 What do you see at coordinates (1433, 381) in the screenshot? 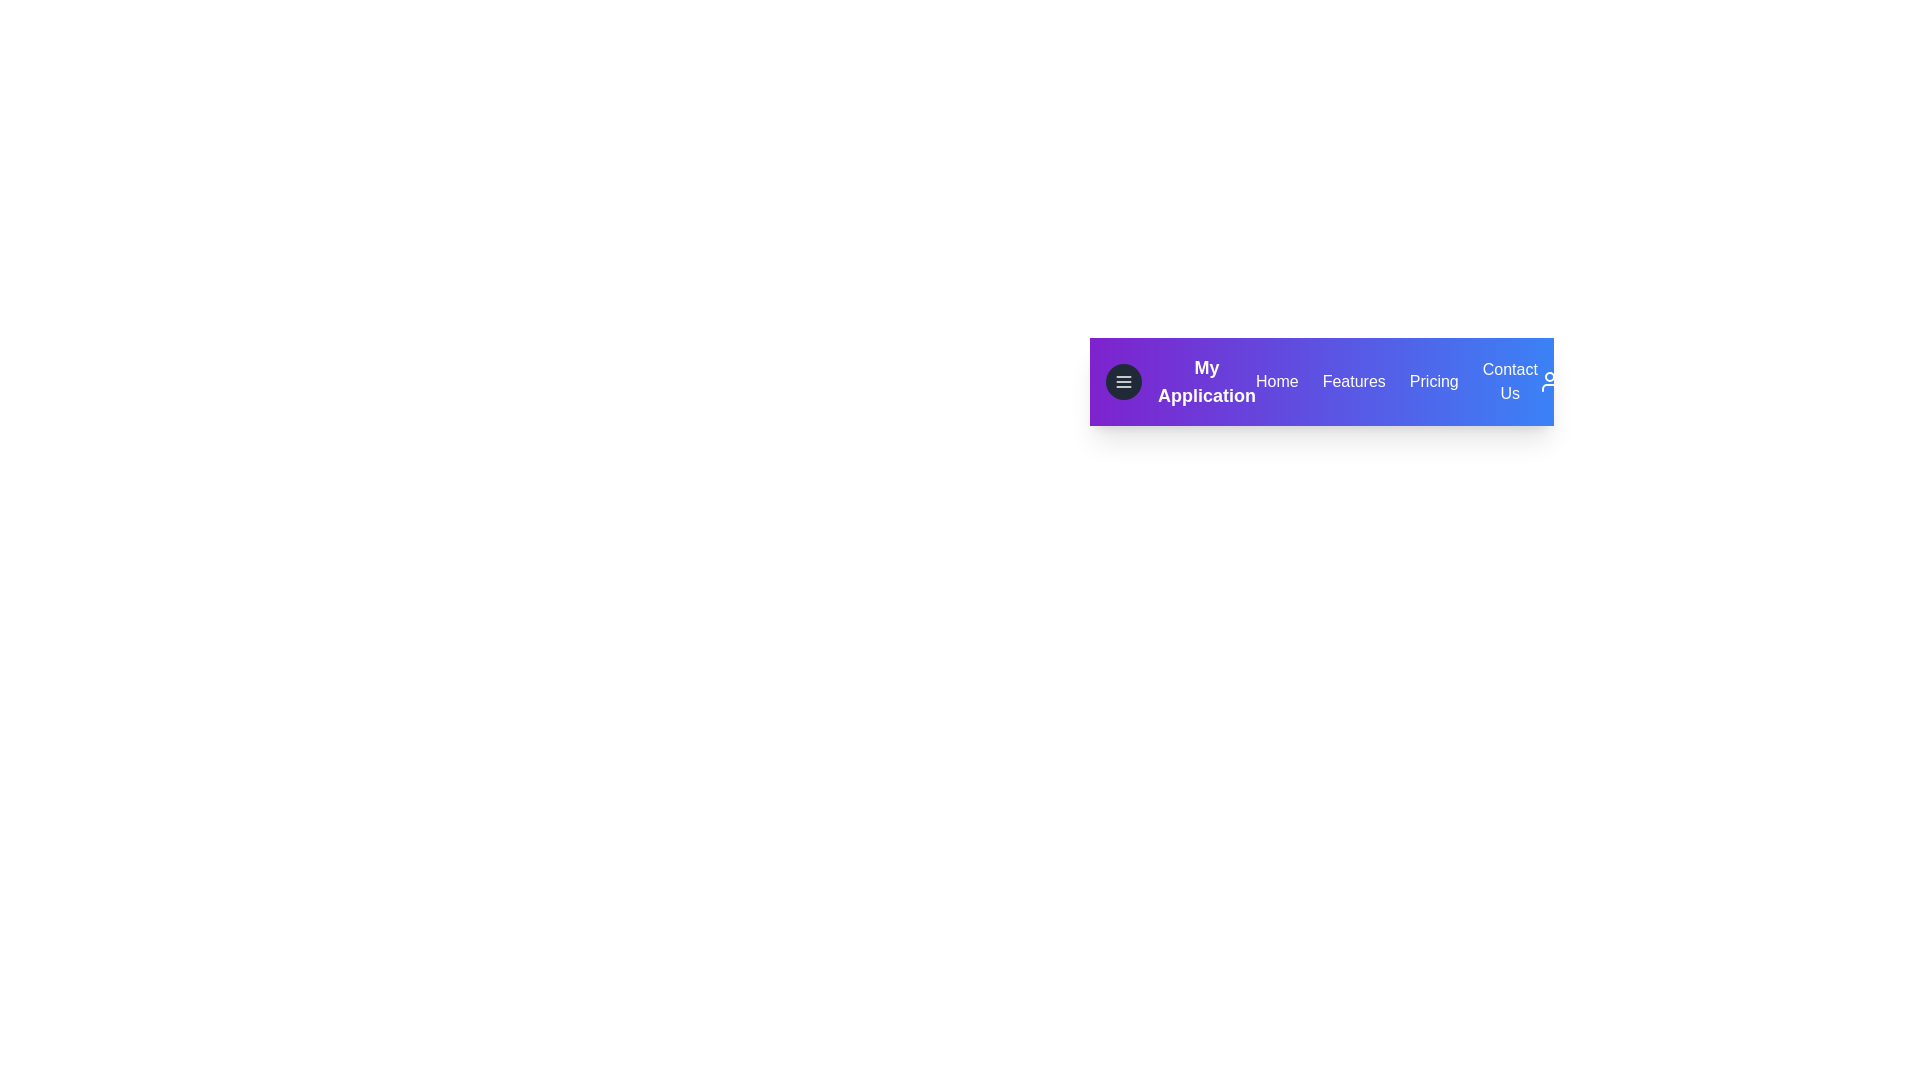
I see `the Pricing link to navigate to the corresponding section` at bounding box center [1433, 381].